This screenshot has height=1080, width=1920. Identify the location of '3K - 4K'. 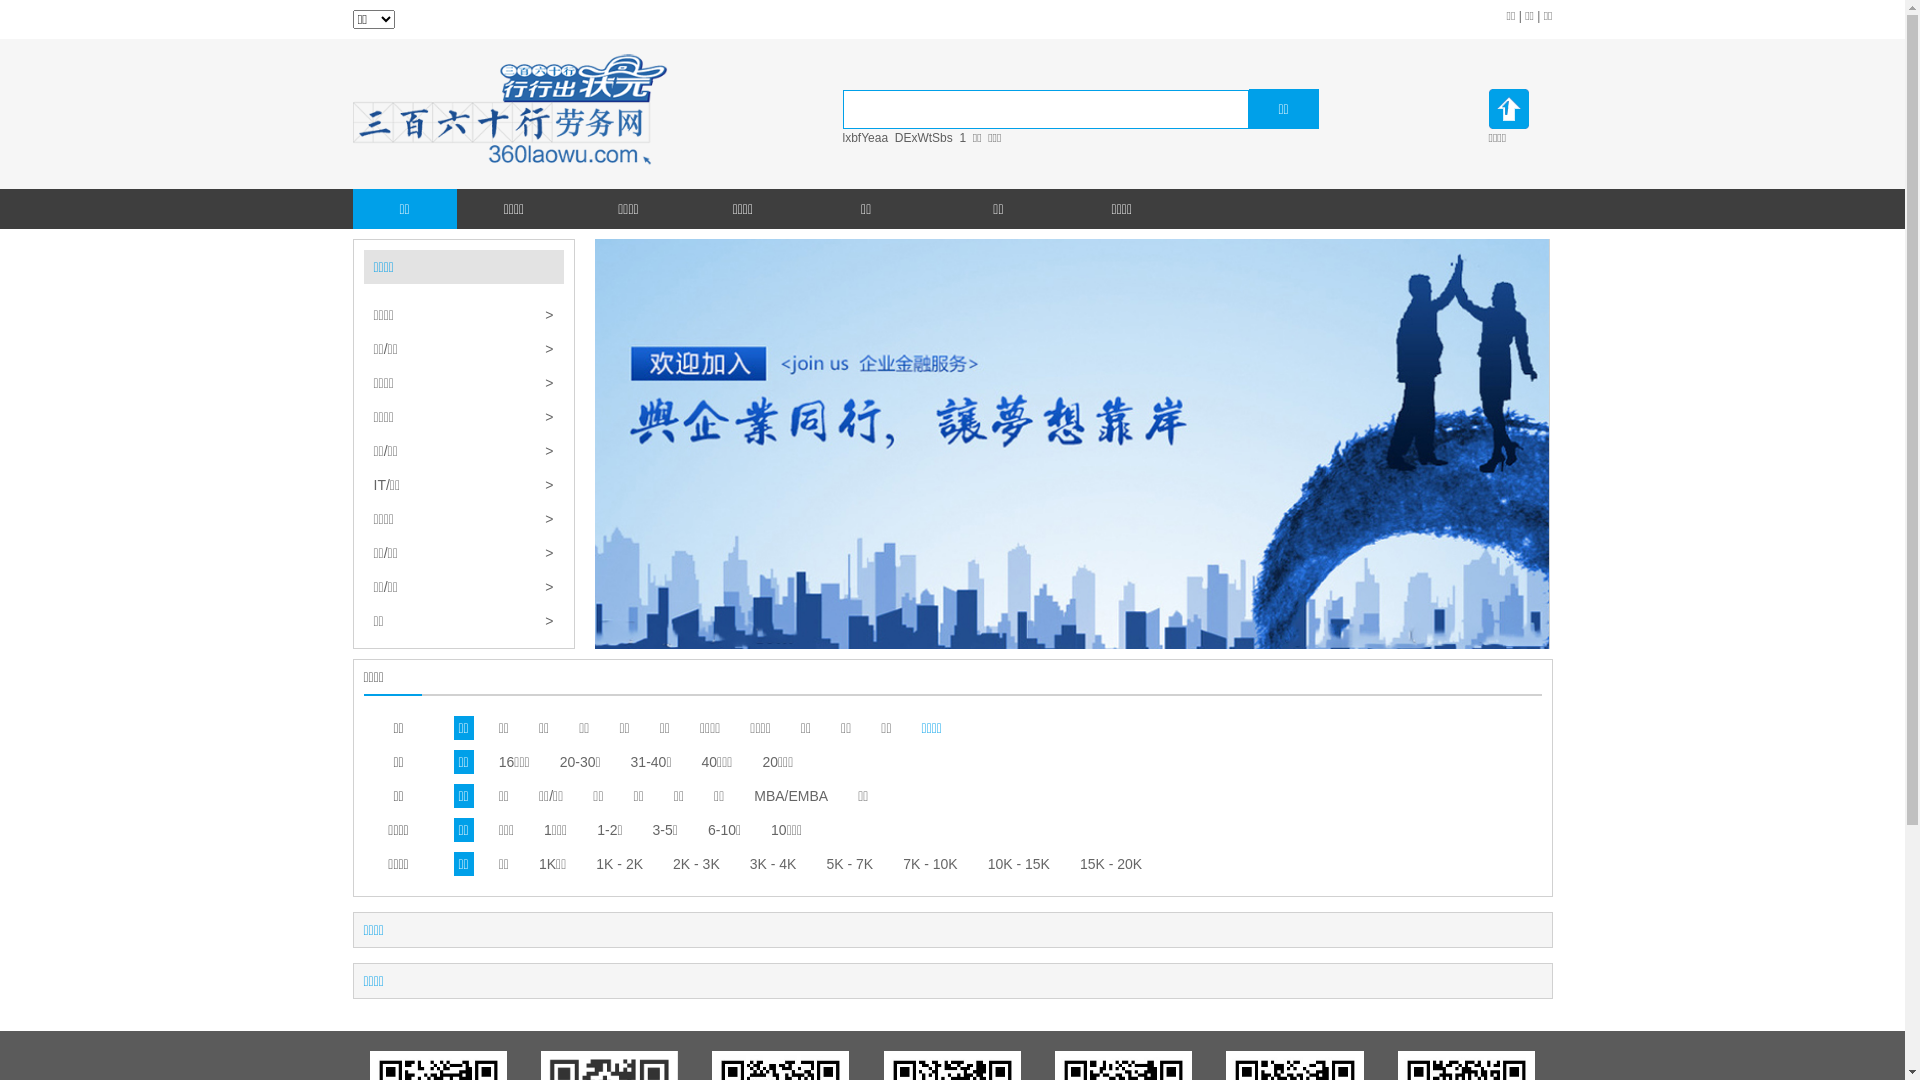
(772, 863).